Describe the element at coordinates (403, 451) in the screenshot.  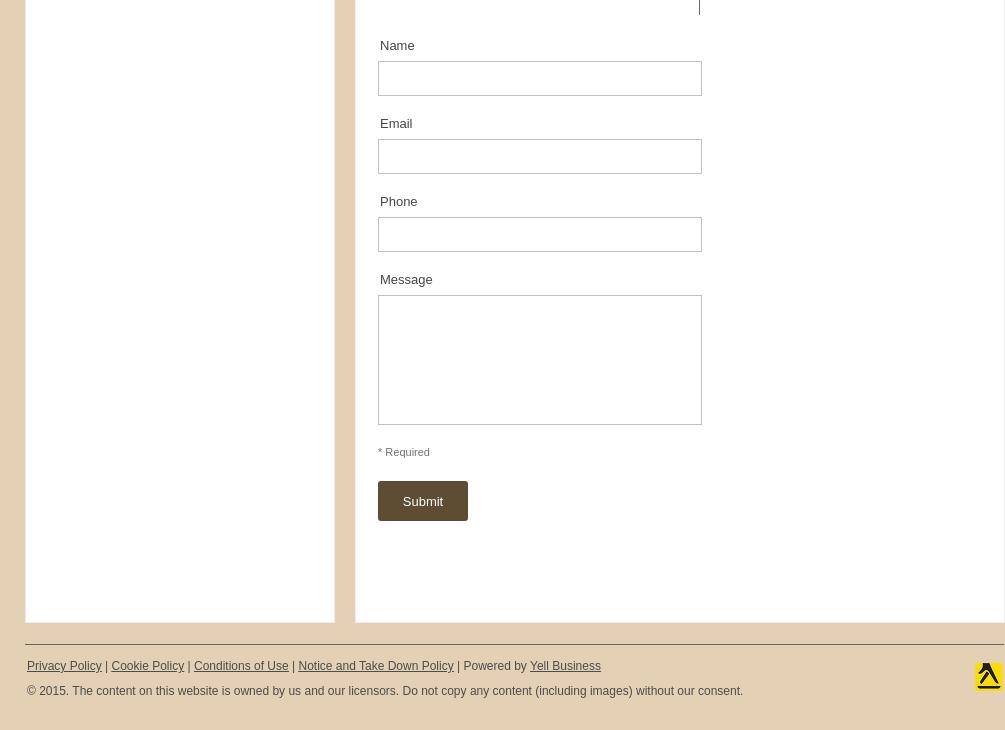
I see `'* Required'` at that location.